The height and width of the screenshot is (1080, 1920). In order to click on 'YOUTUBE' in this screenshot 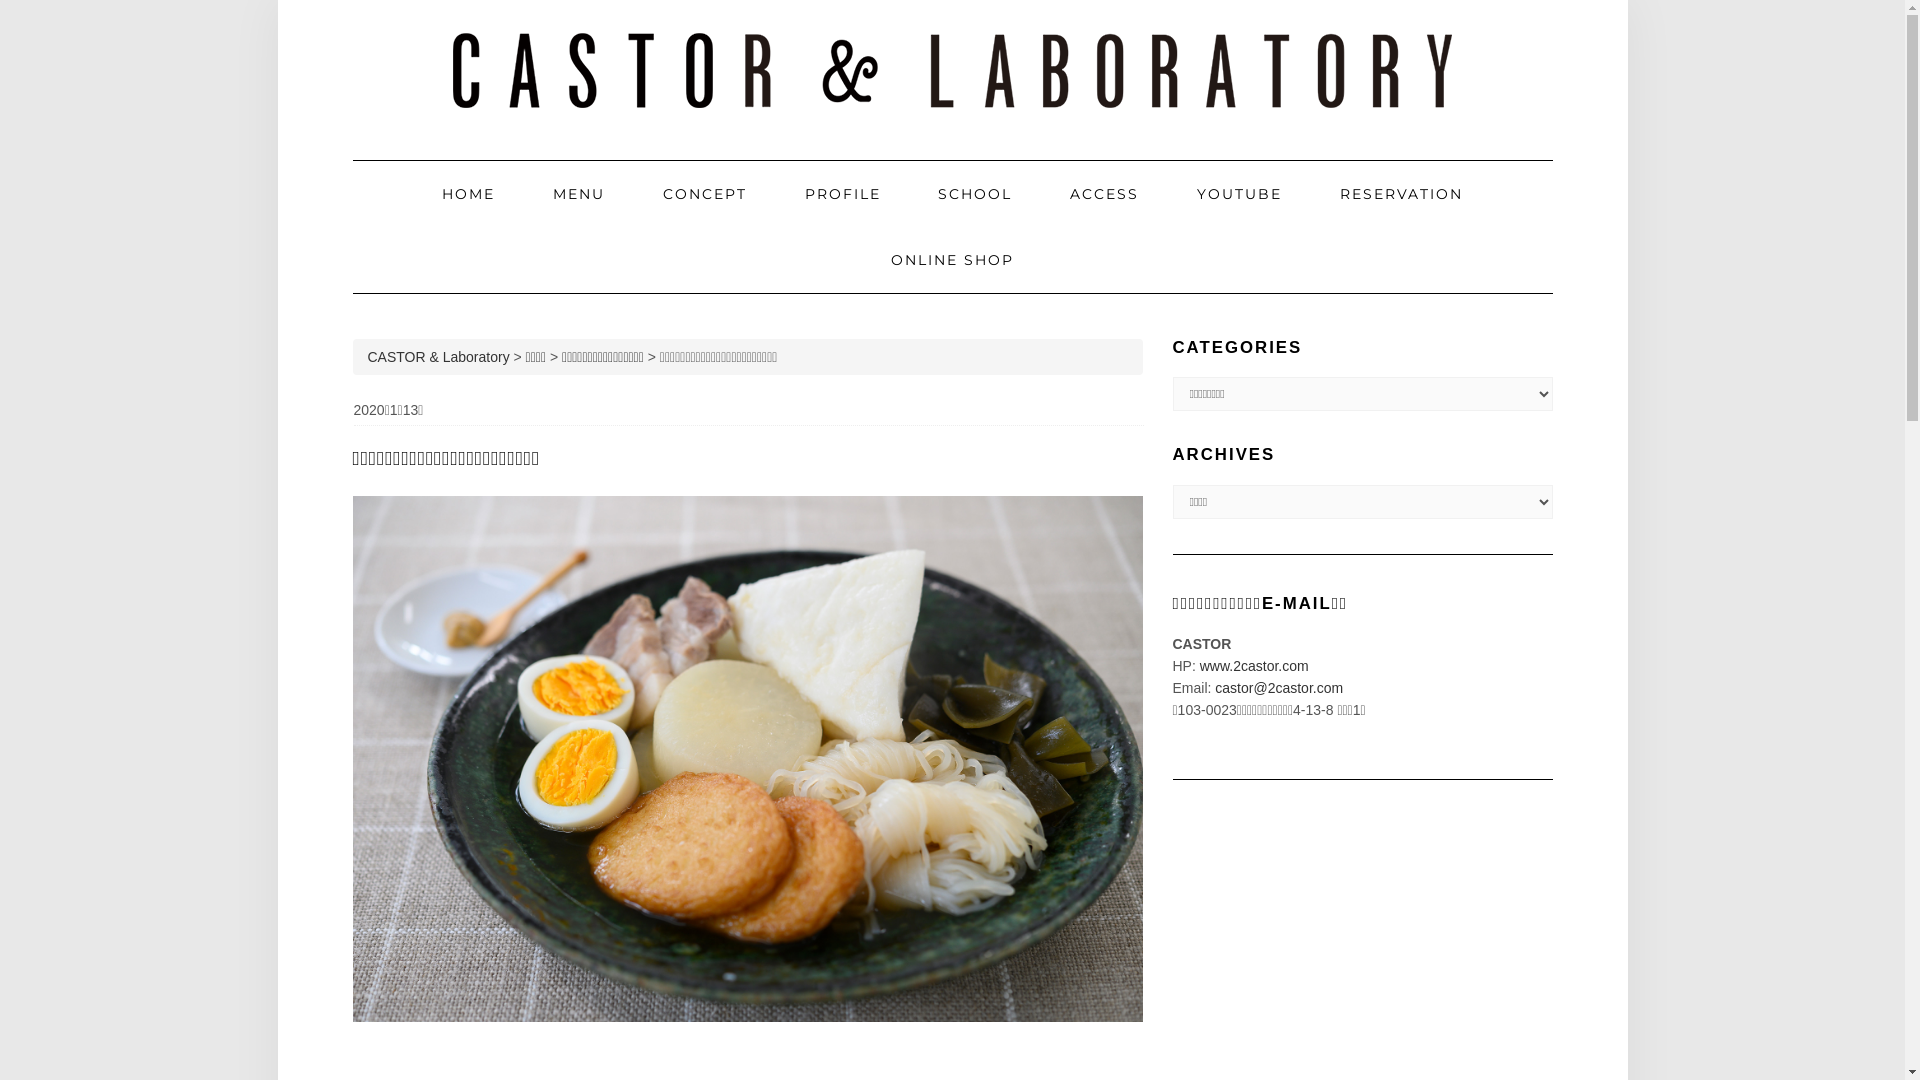, I will do `click(1238, 193)`.